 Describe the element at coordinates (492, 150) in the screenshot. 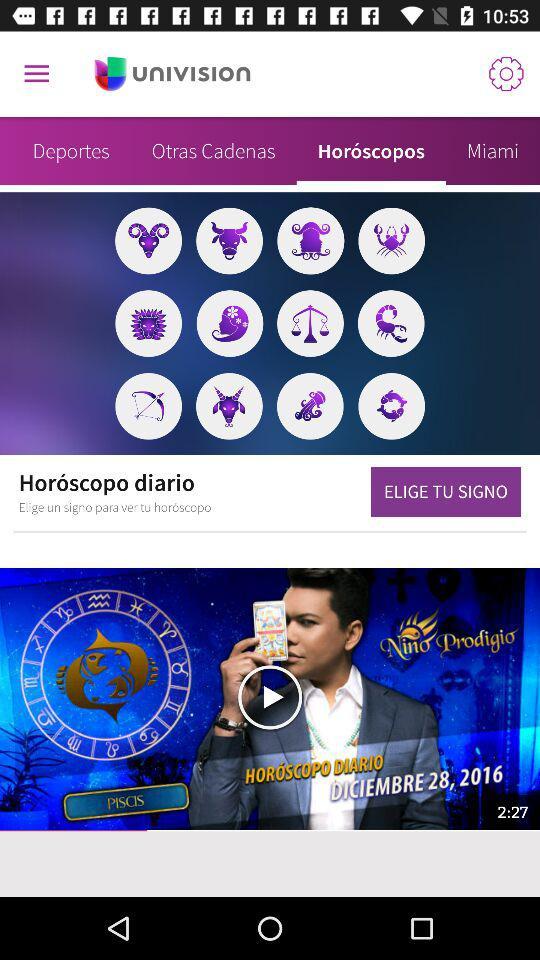

I see `the miami option which is below settings icon` at that location.